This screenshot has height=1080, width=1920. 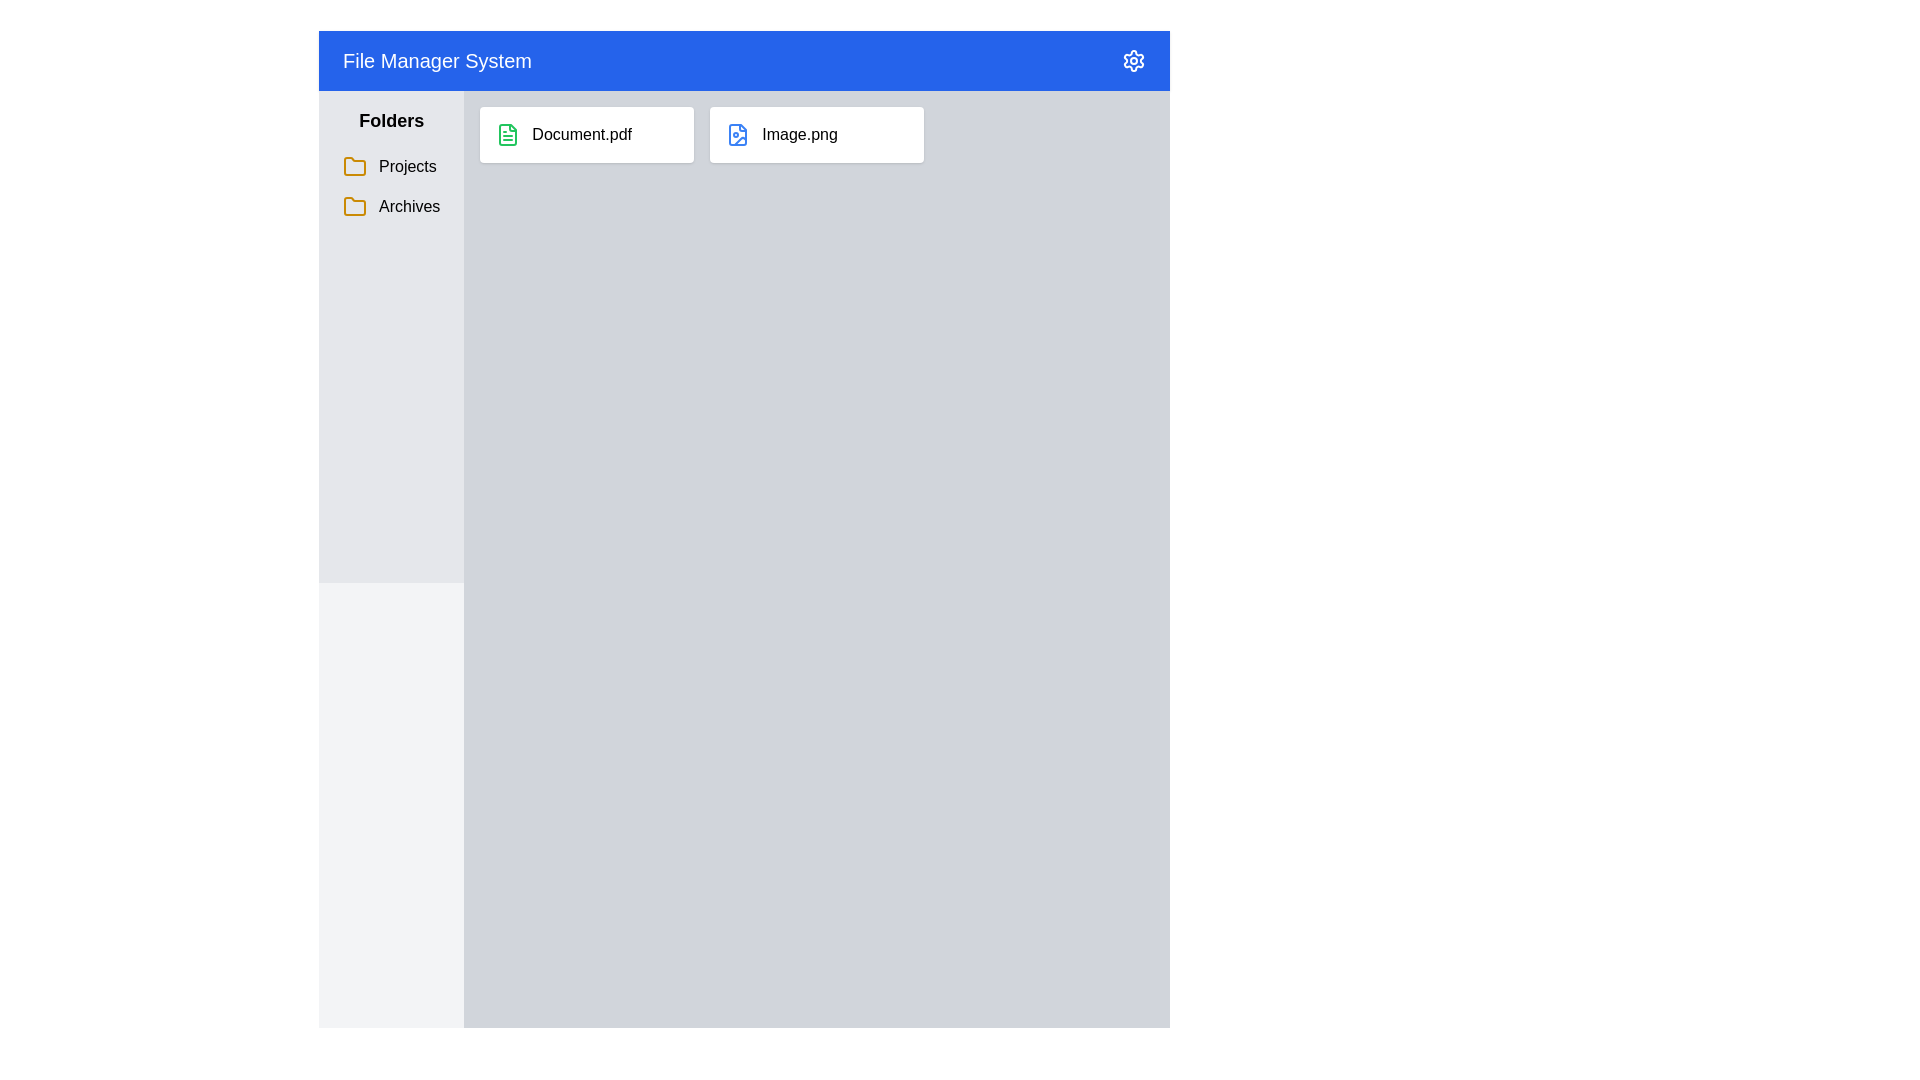 What do you see at coordinates (391, 165) in the screenshot?
I see `the 'Projects' navigation entry` at bounding box center [391, 165].